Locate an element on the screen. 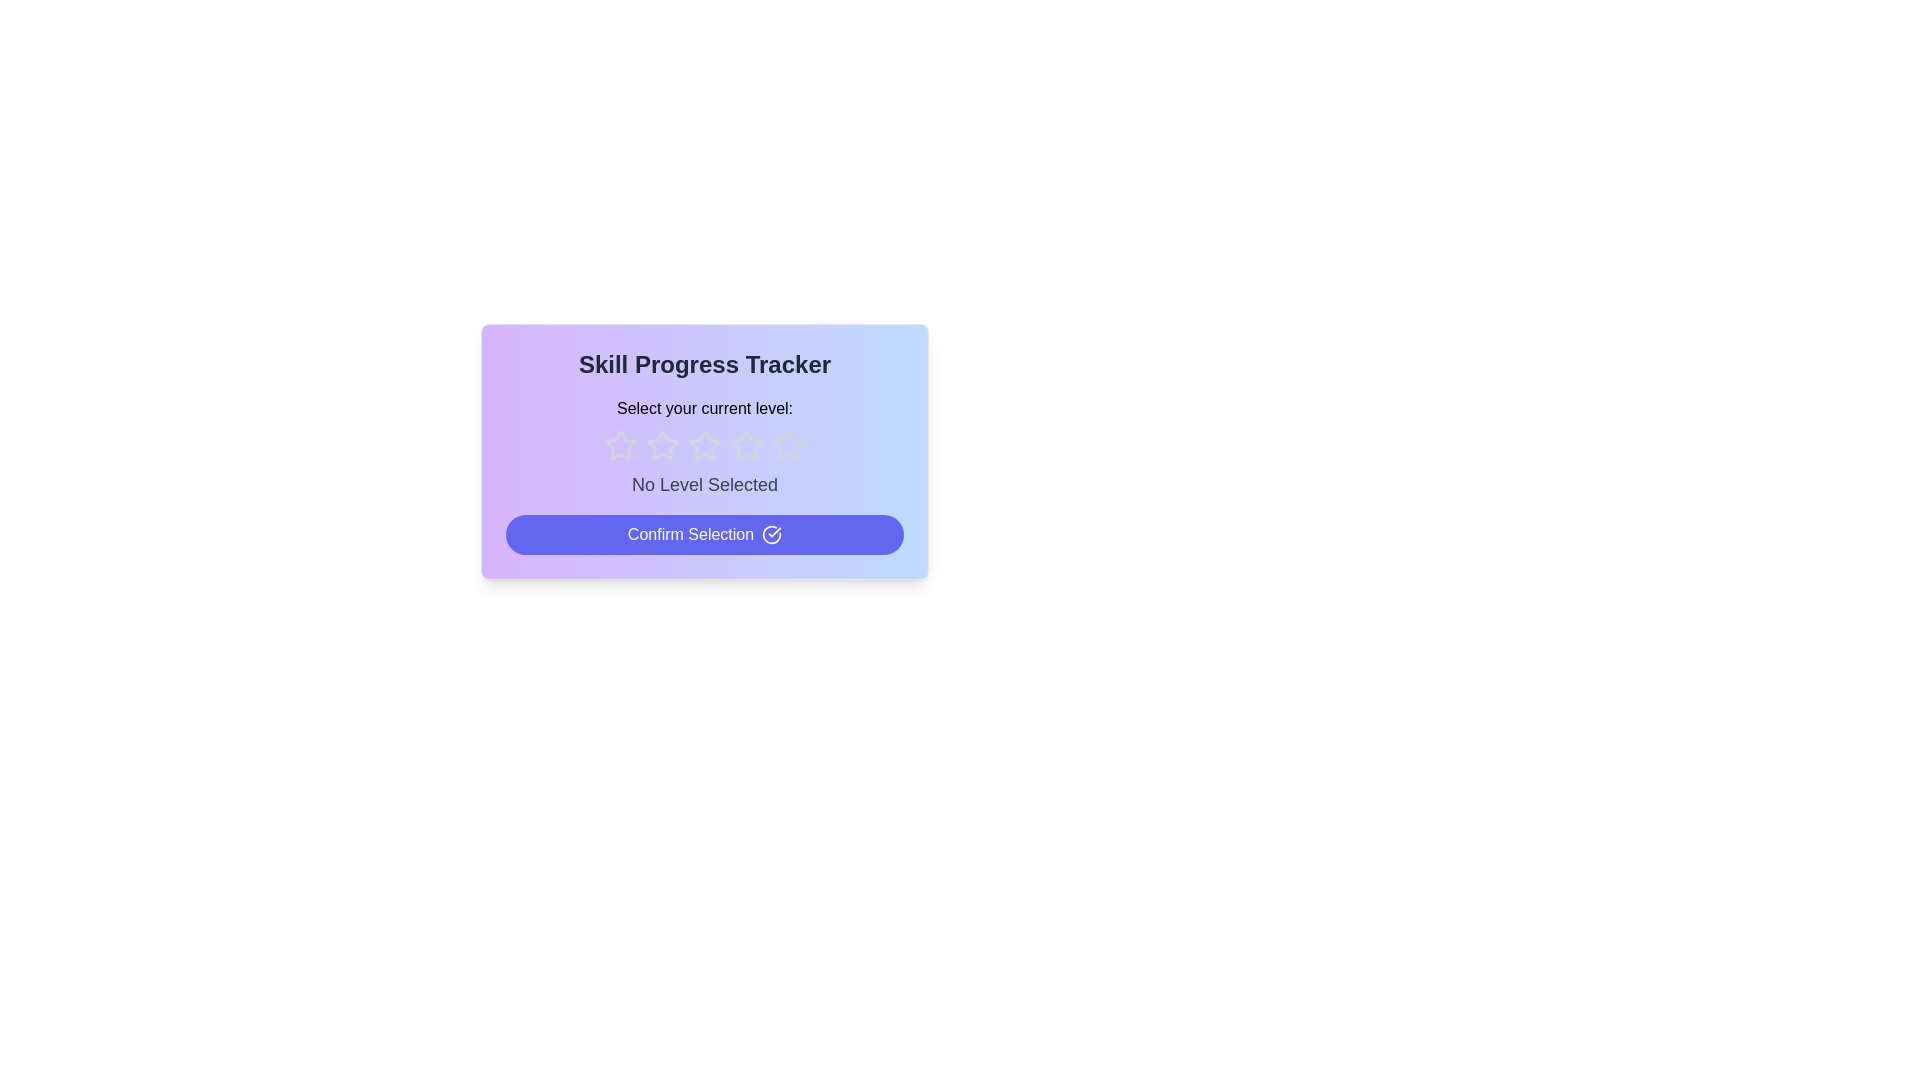 The width and height of the screenshot is (1920, 1080). the star corresponding to 1 to preview the rating is located at coordinates (619, 445).